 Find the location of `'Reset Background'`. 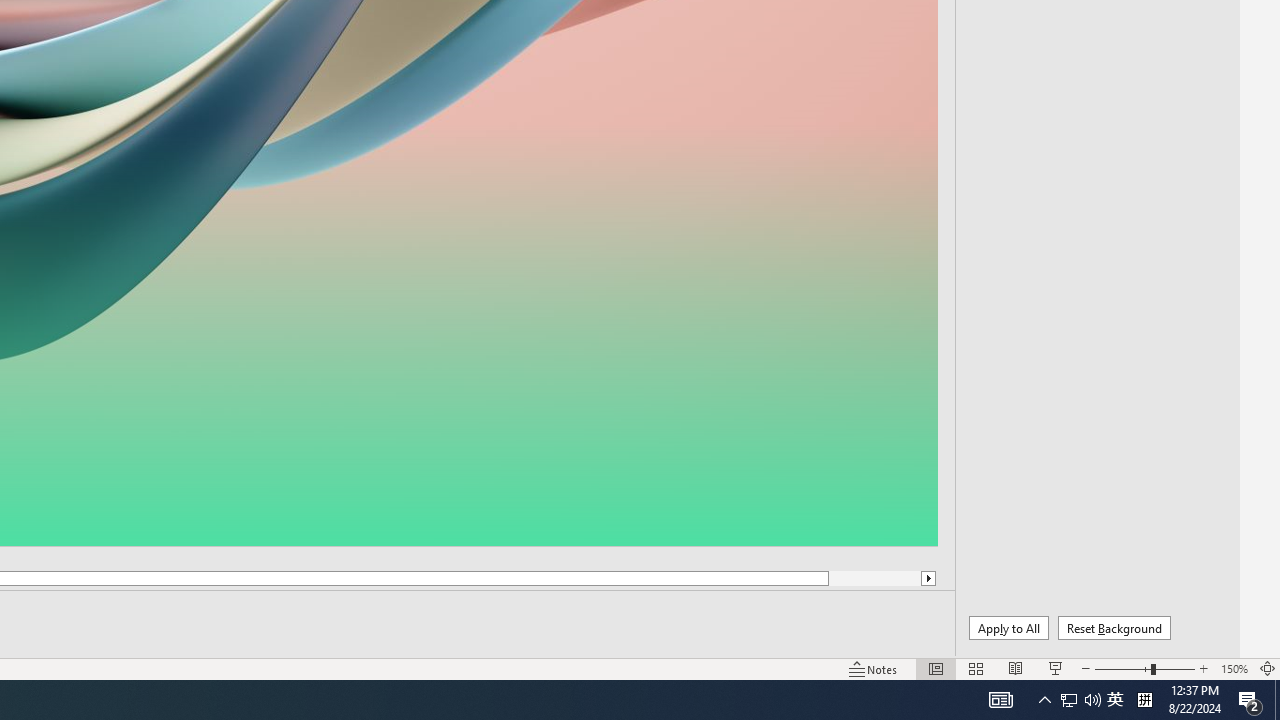

'Reset Background' is located at coordinates (1113, 627).